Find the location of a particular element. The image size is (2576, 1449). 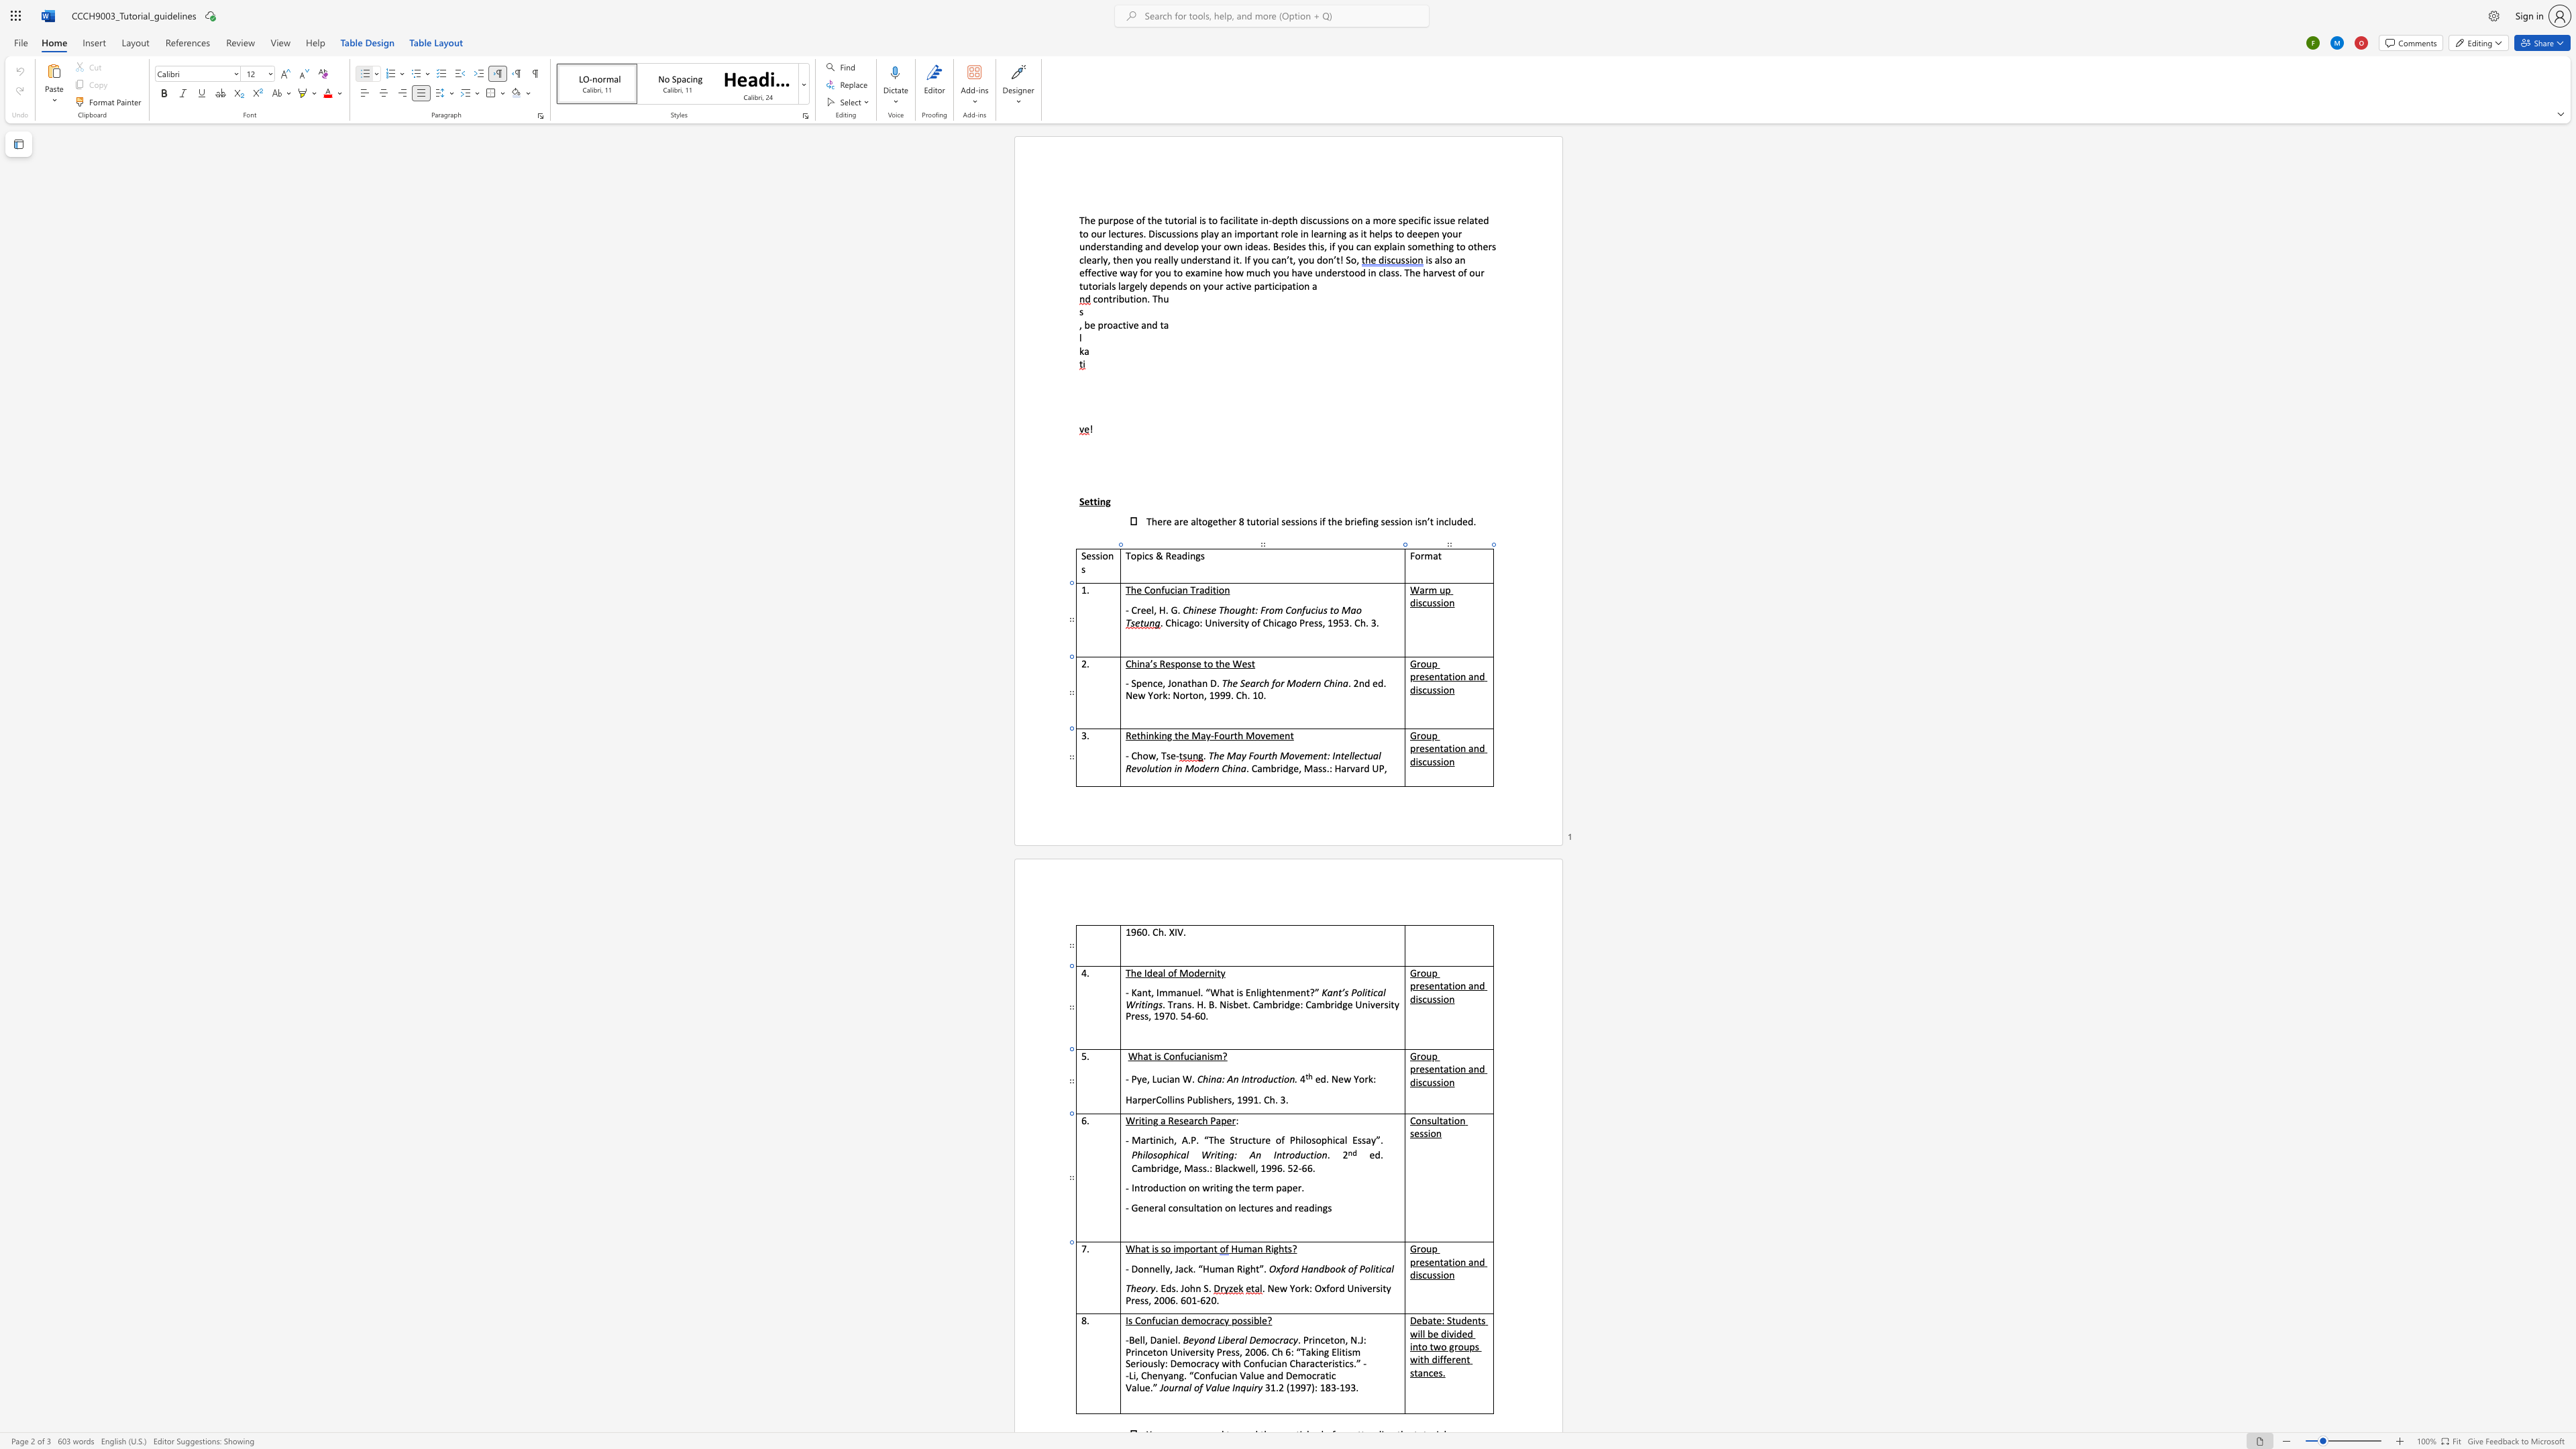

the 1th character "H" in the text is located at coordinates (1234, 1248).